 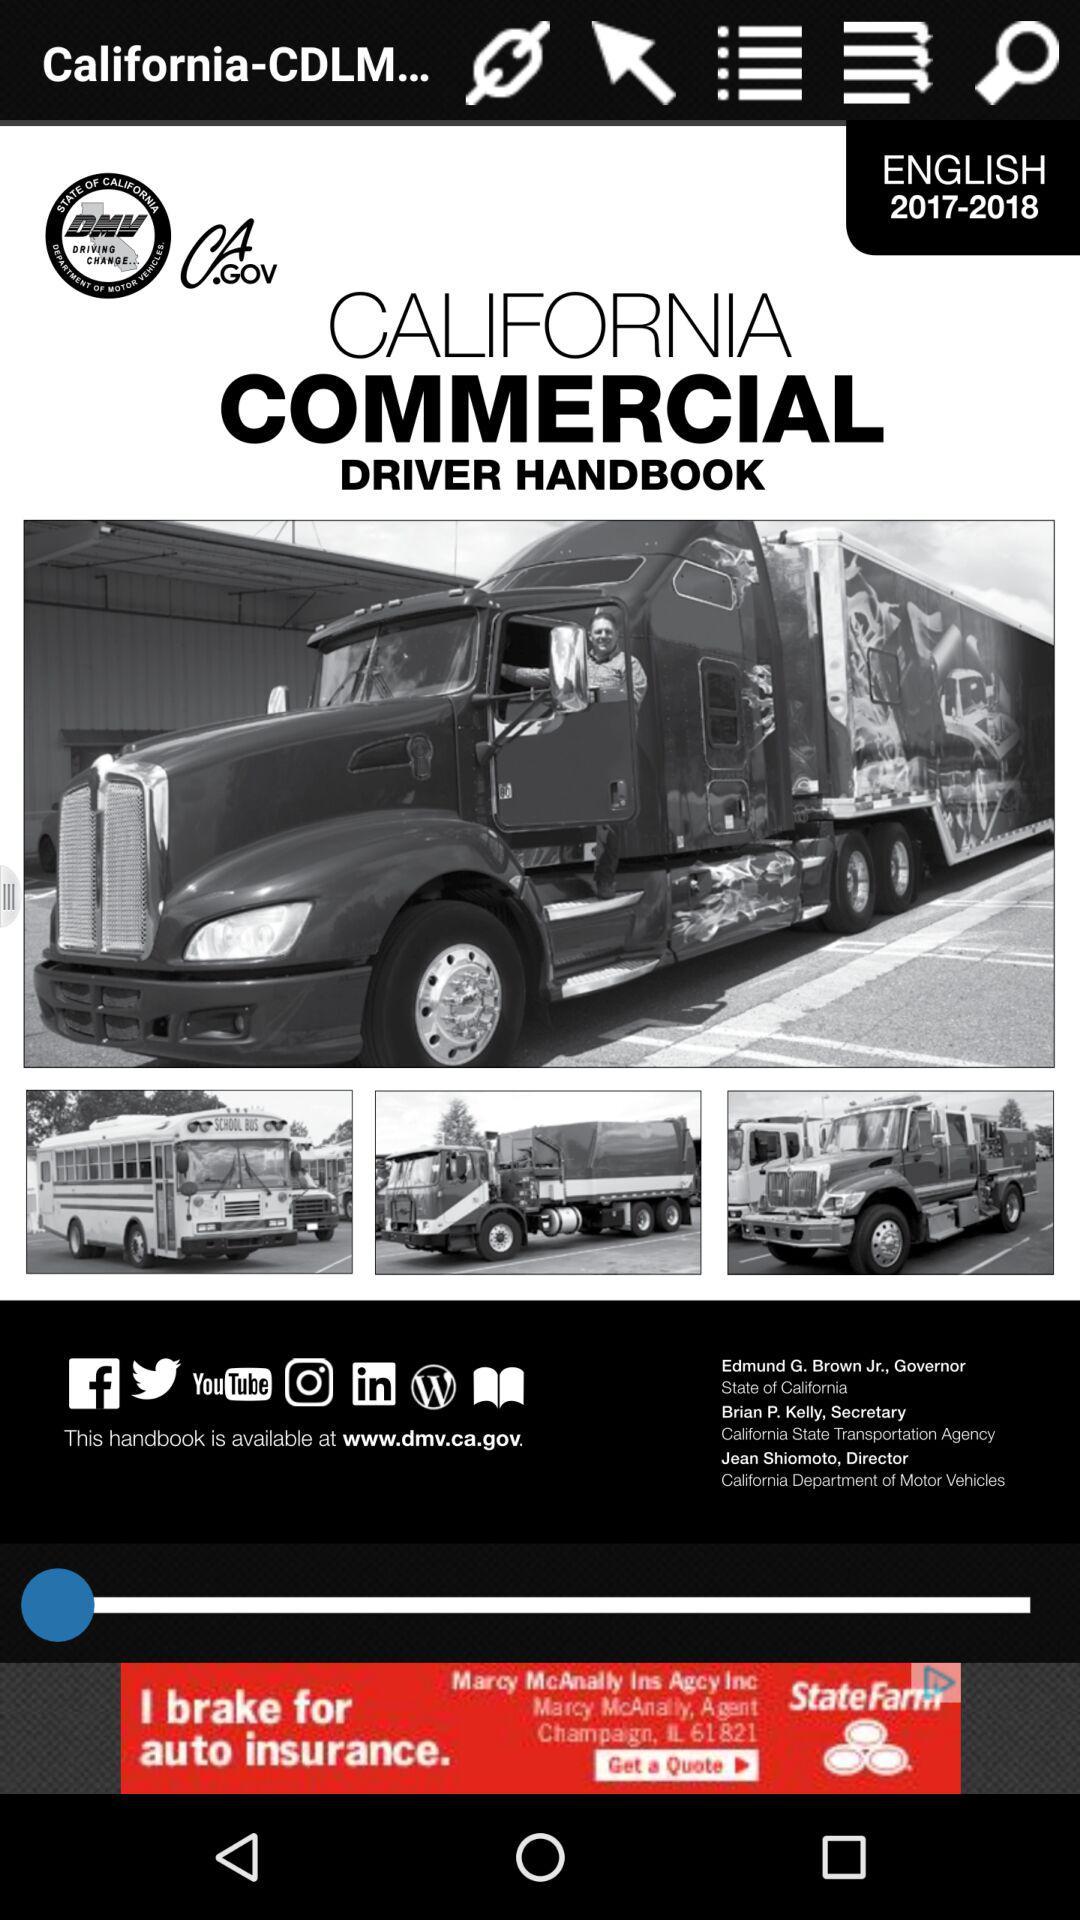 I want to click on the menu icon, so click(x=23, y=958).